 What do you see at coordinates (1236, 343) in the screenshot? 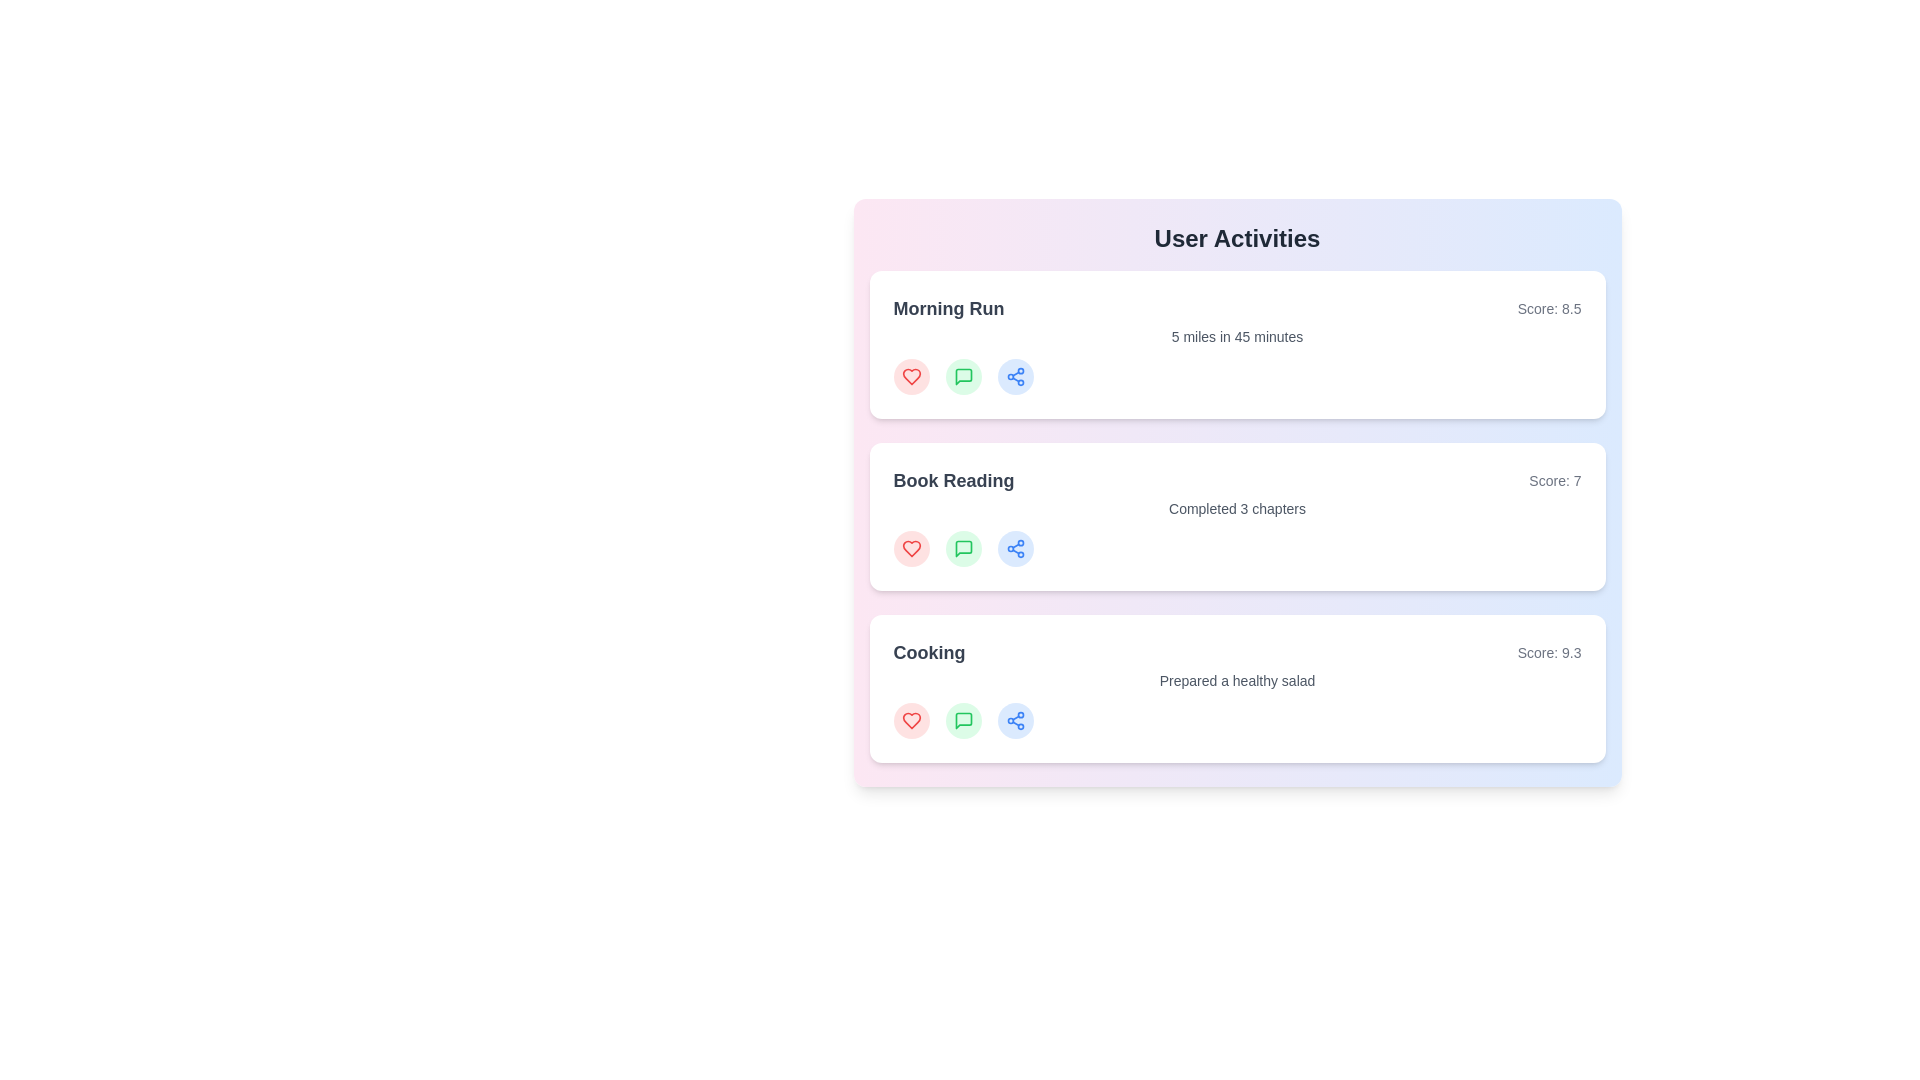
I see `the activity card for 'Morning Run'` at bounding box center [1236, 343].